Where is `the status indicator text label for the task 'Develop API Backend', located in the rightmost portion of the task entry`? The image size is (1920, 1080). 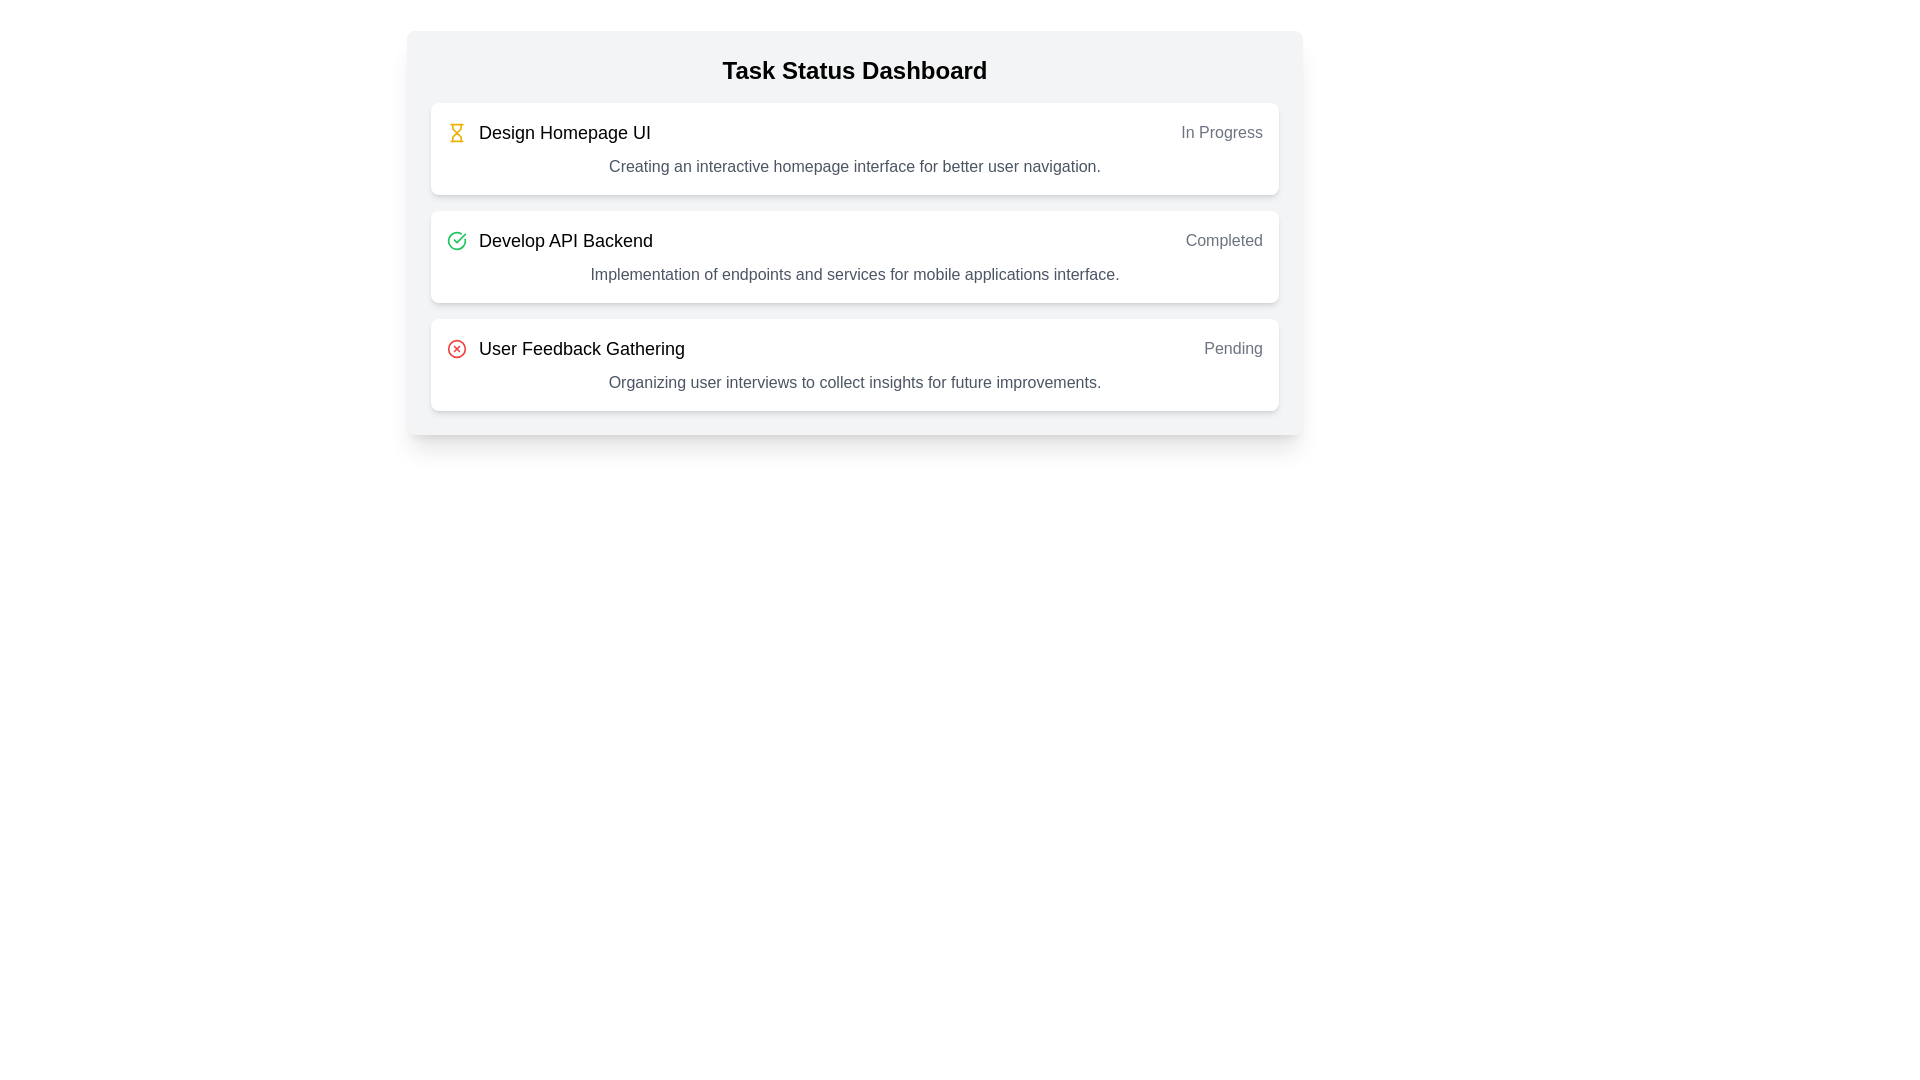 the status indicator text label for the task 'Develop API Backend', located in the rightmost portion of the task entry is located at coordinates (1223, 239).